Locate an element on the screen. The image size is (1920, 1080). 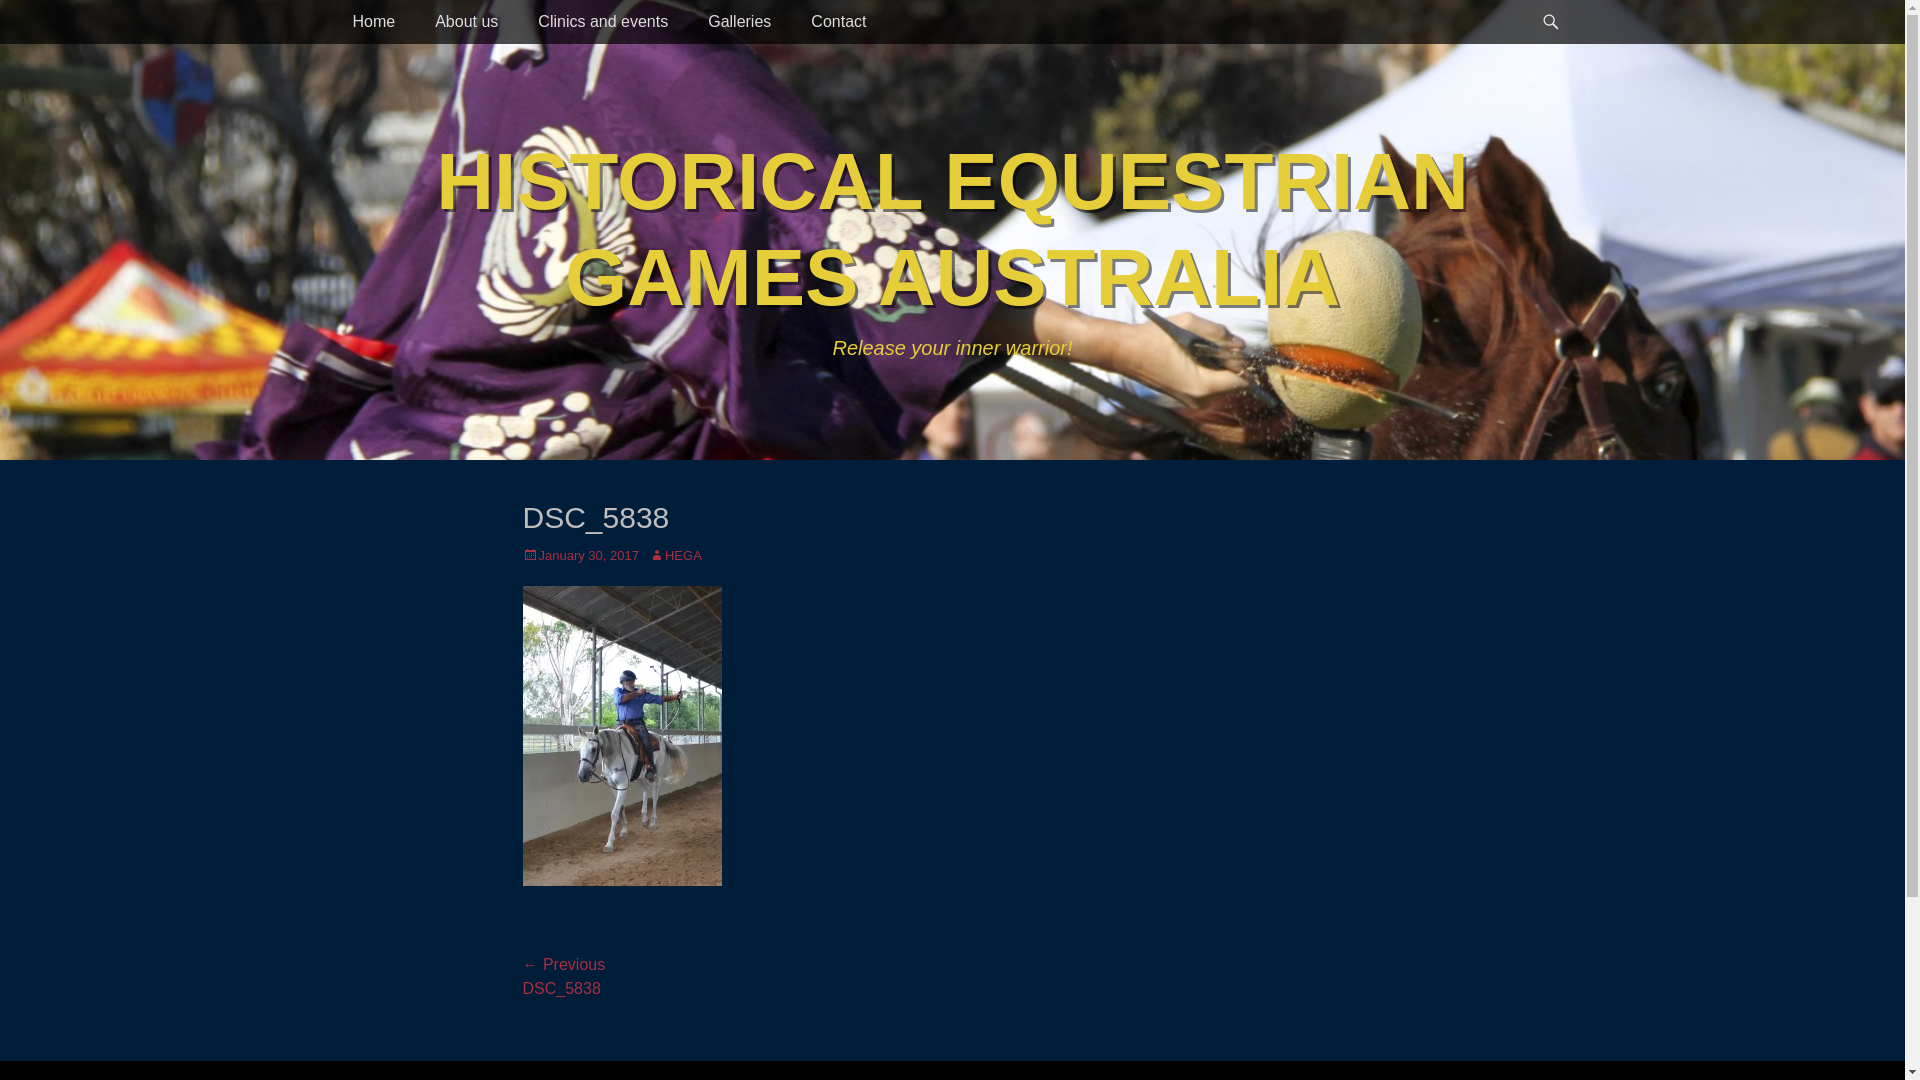
'Galleries' is located at coordinates (738, 22).